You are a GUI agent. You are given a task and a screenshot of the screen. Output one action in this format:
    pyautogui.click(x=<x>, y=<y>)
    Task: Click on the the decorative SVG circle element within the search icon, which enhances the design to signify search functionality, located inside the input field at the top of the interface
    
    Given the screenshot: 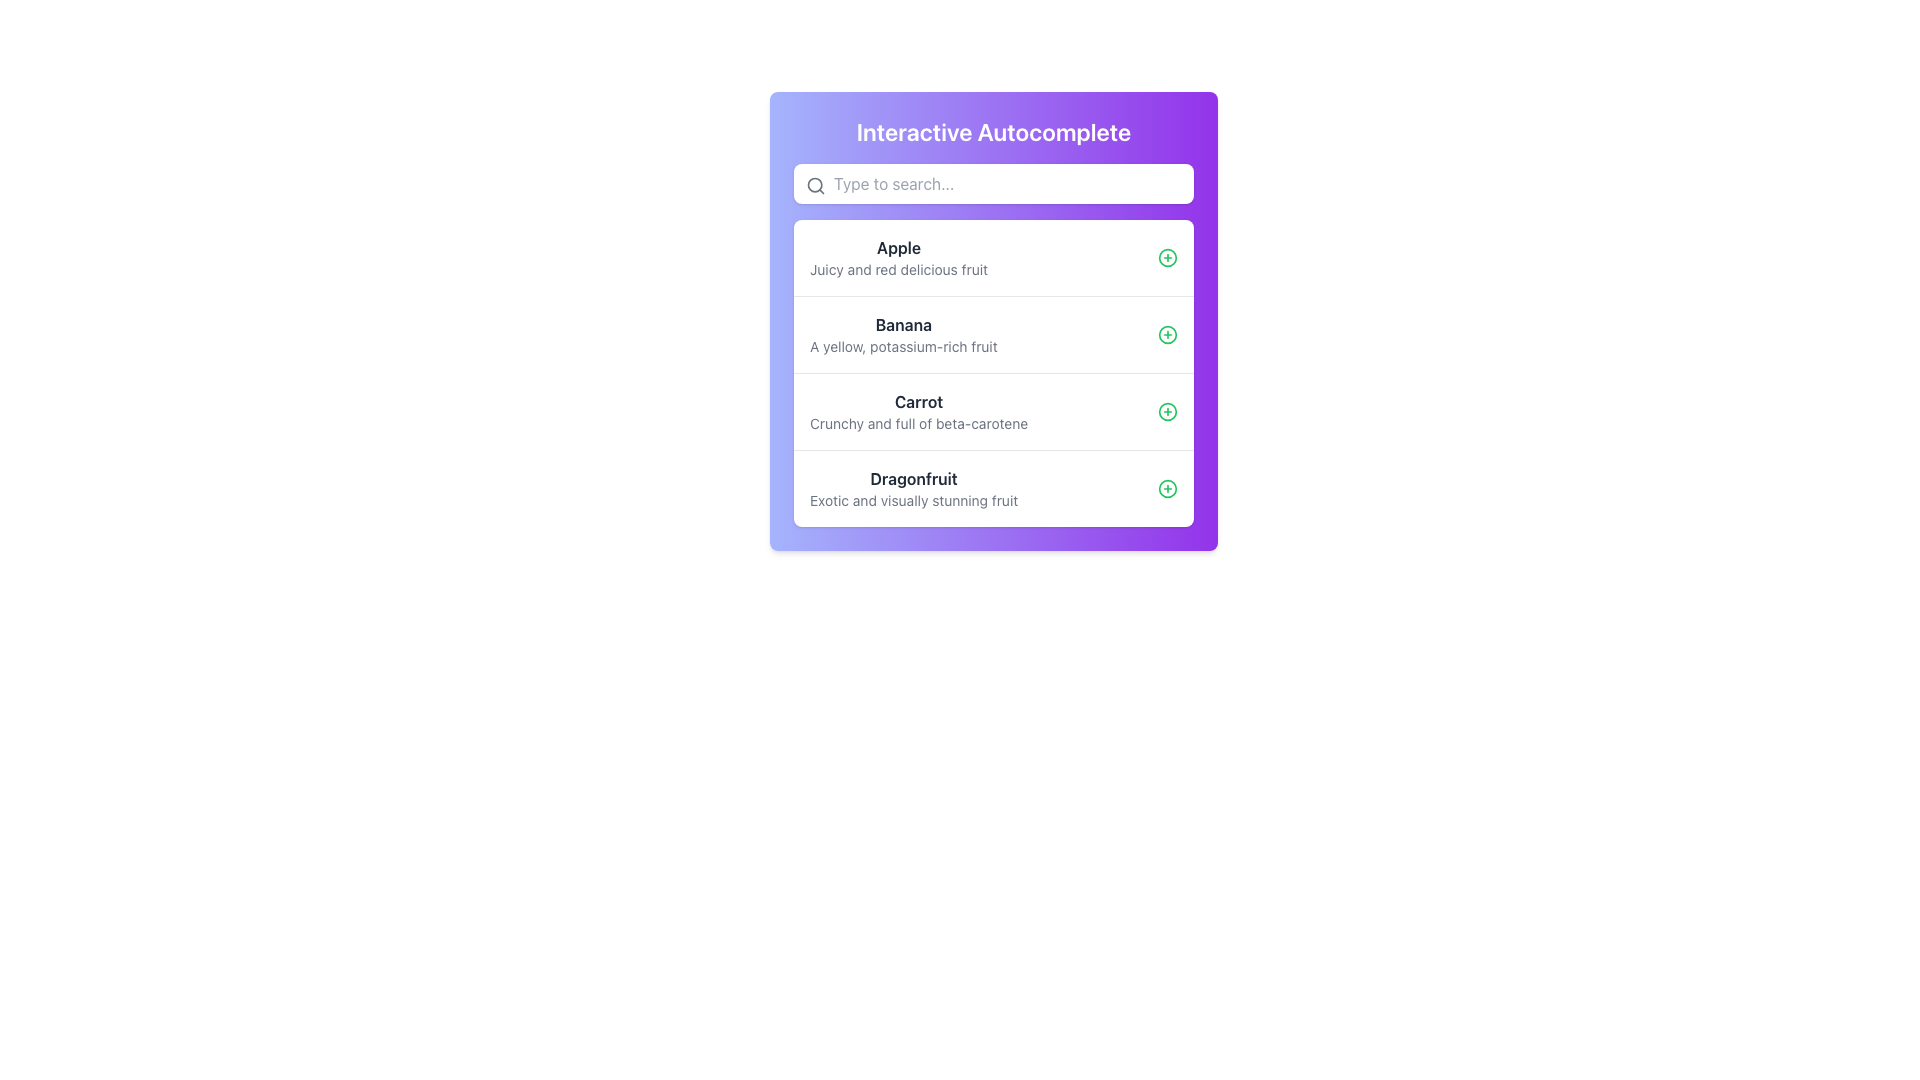 What is the action you would take?
    pyautogui.click(x=815, y=185)
    